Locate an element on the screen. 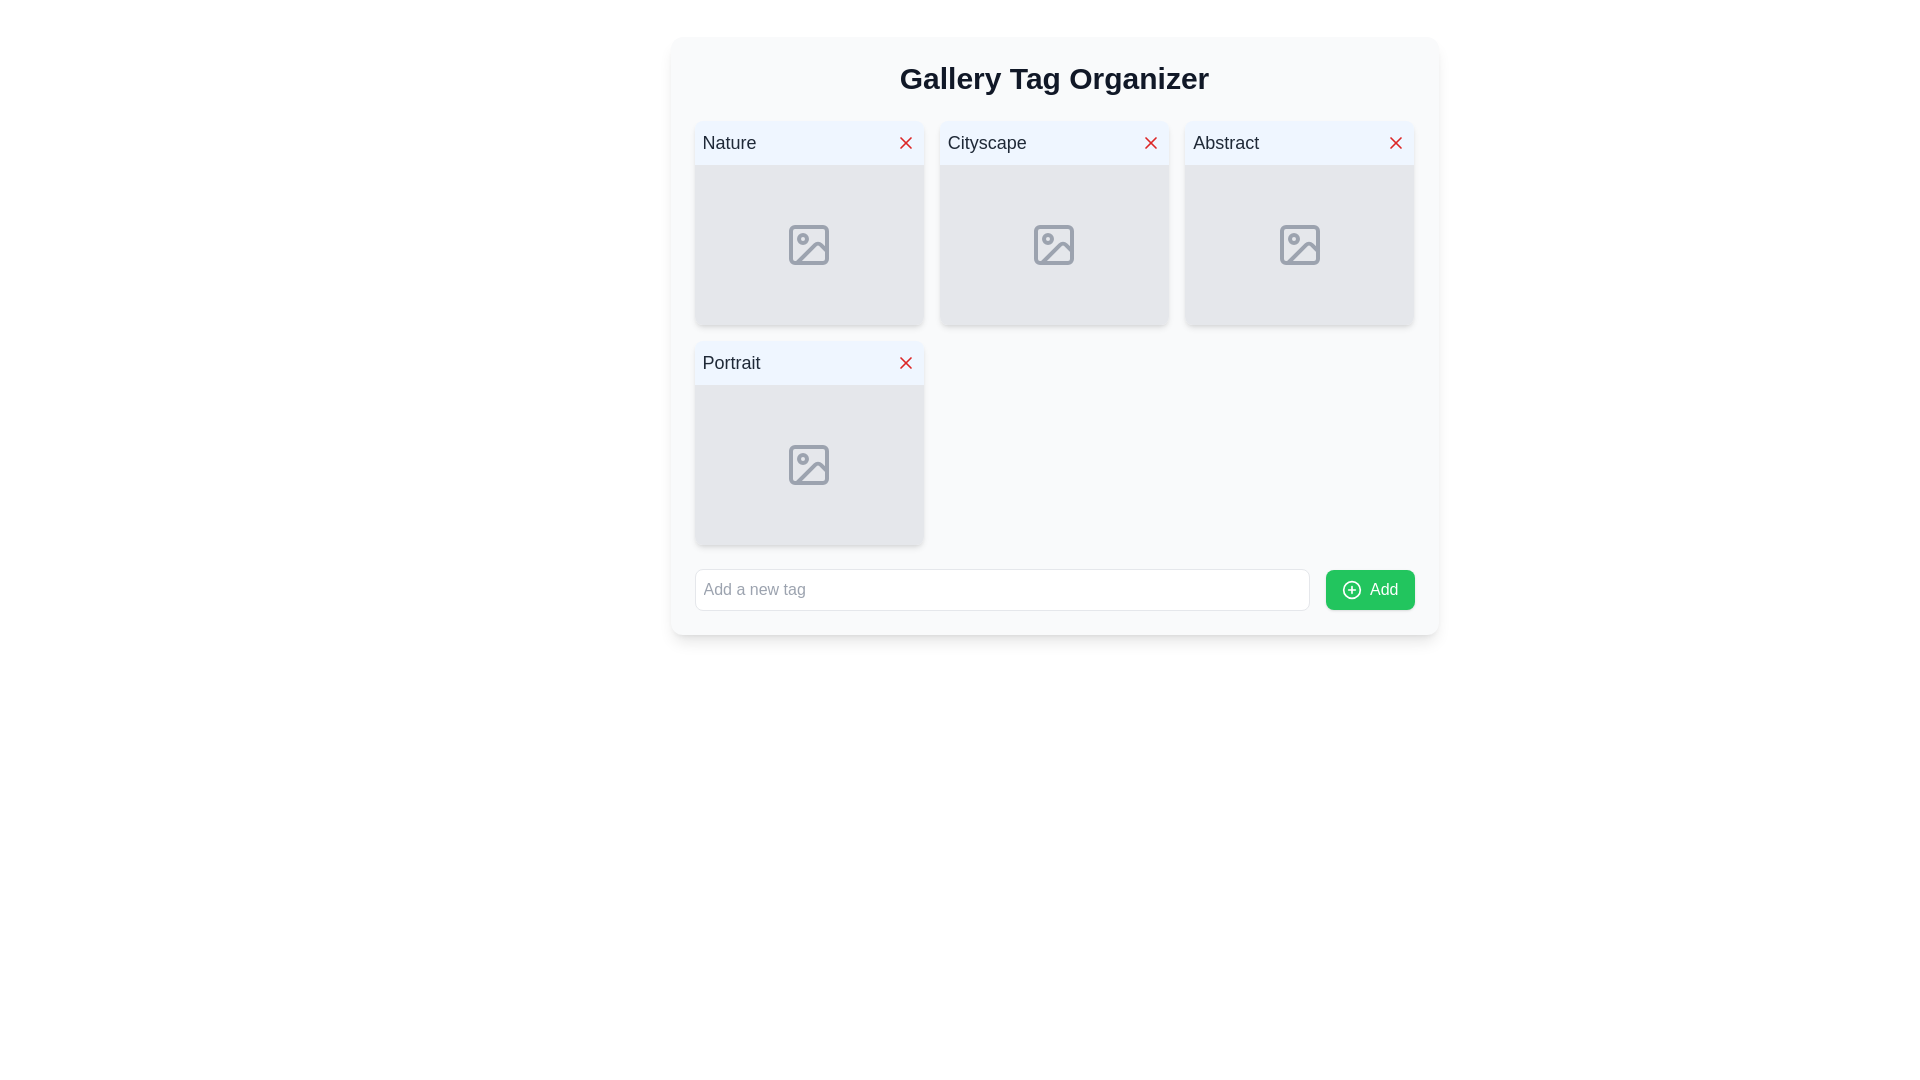 Image resolution: width=1920 pixels, height=1080 pixels. the dismiss or close icon located at the upper-right corner of the 'Cityscape' tag is located at coordinates (1151, 141).